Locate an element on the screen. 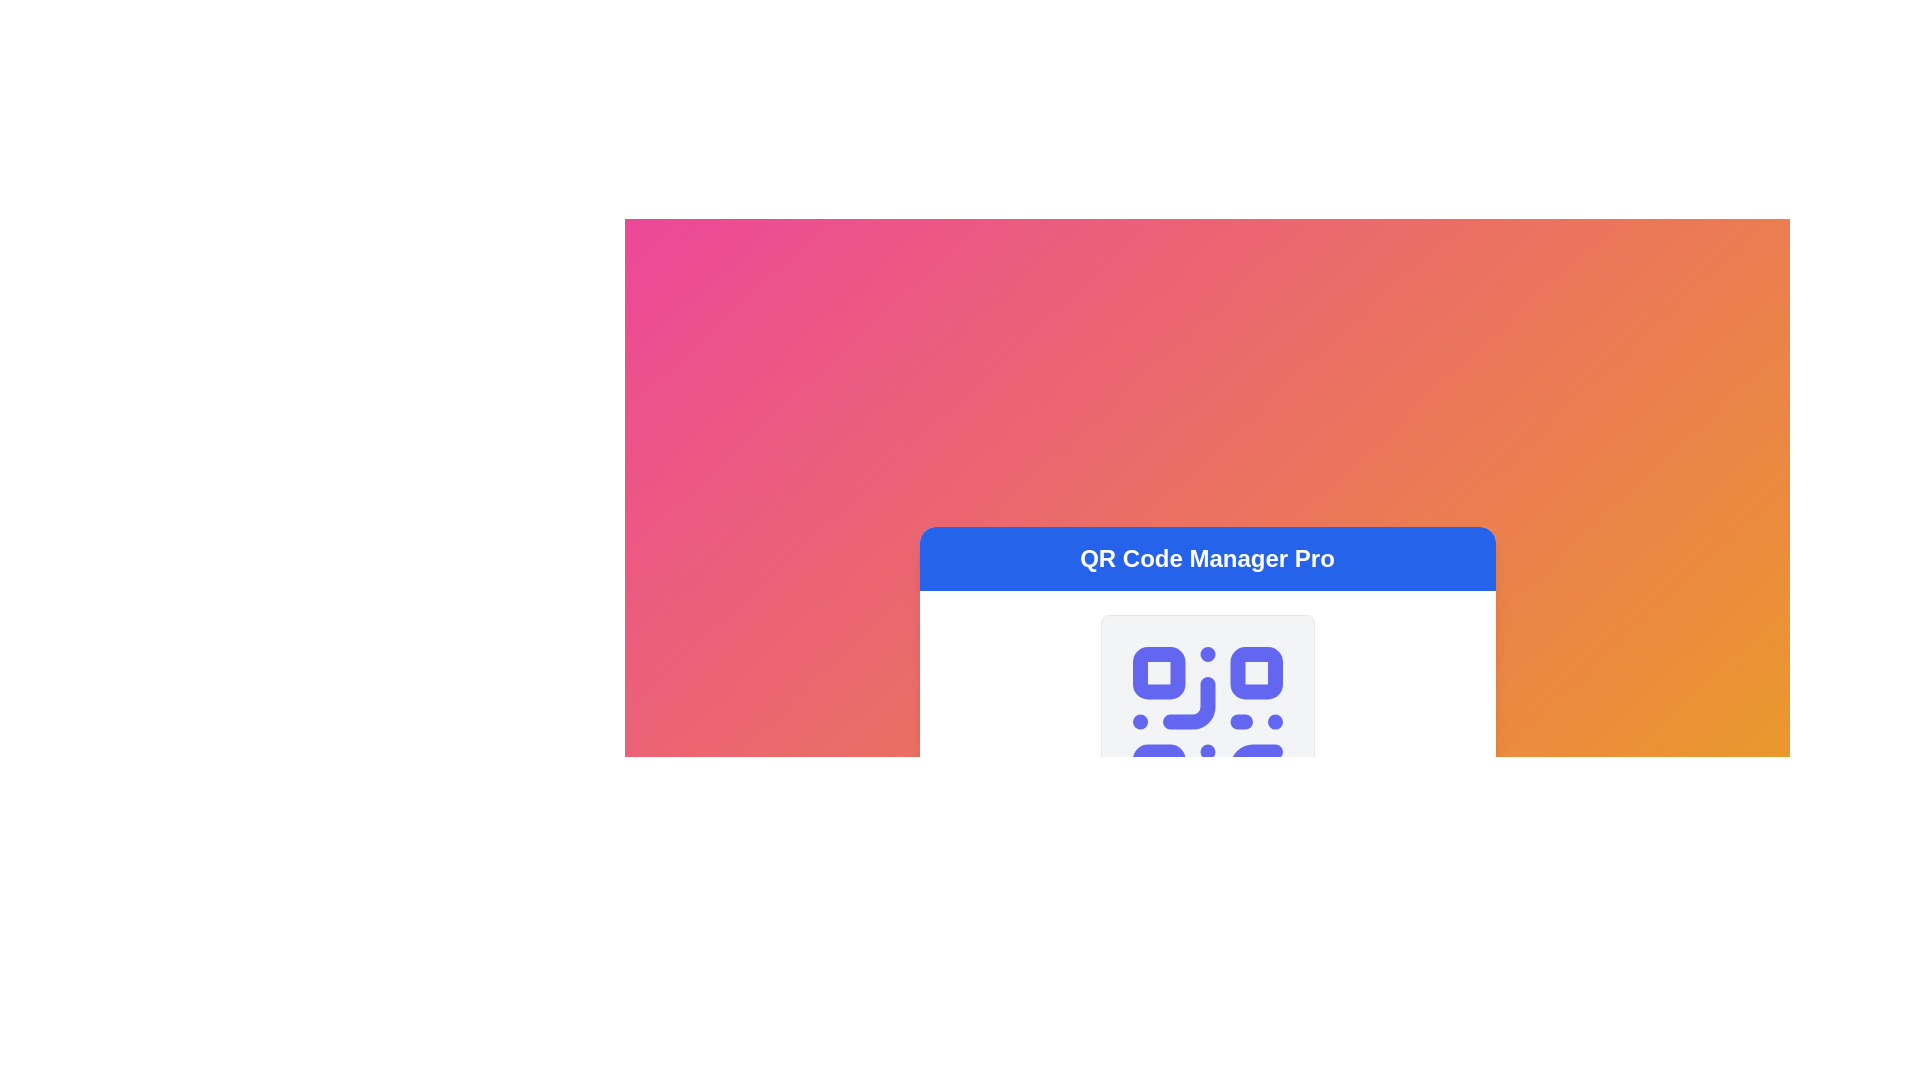 The width and height of the screenshot is (1920, 1080). the second square in the upper-right corner of the QR code design grid is located at coordinates (1255, 672).